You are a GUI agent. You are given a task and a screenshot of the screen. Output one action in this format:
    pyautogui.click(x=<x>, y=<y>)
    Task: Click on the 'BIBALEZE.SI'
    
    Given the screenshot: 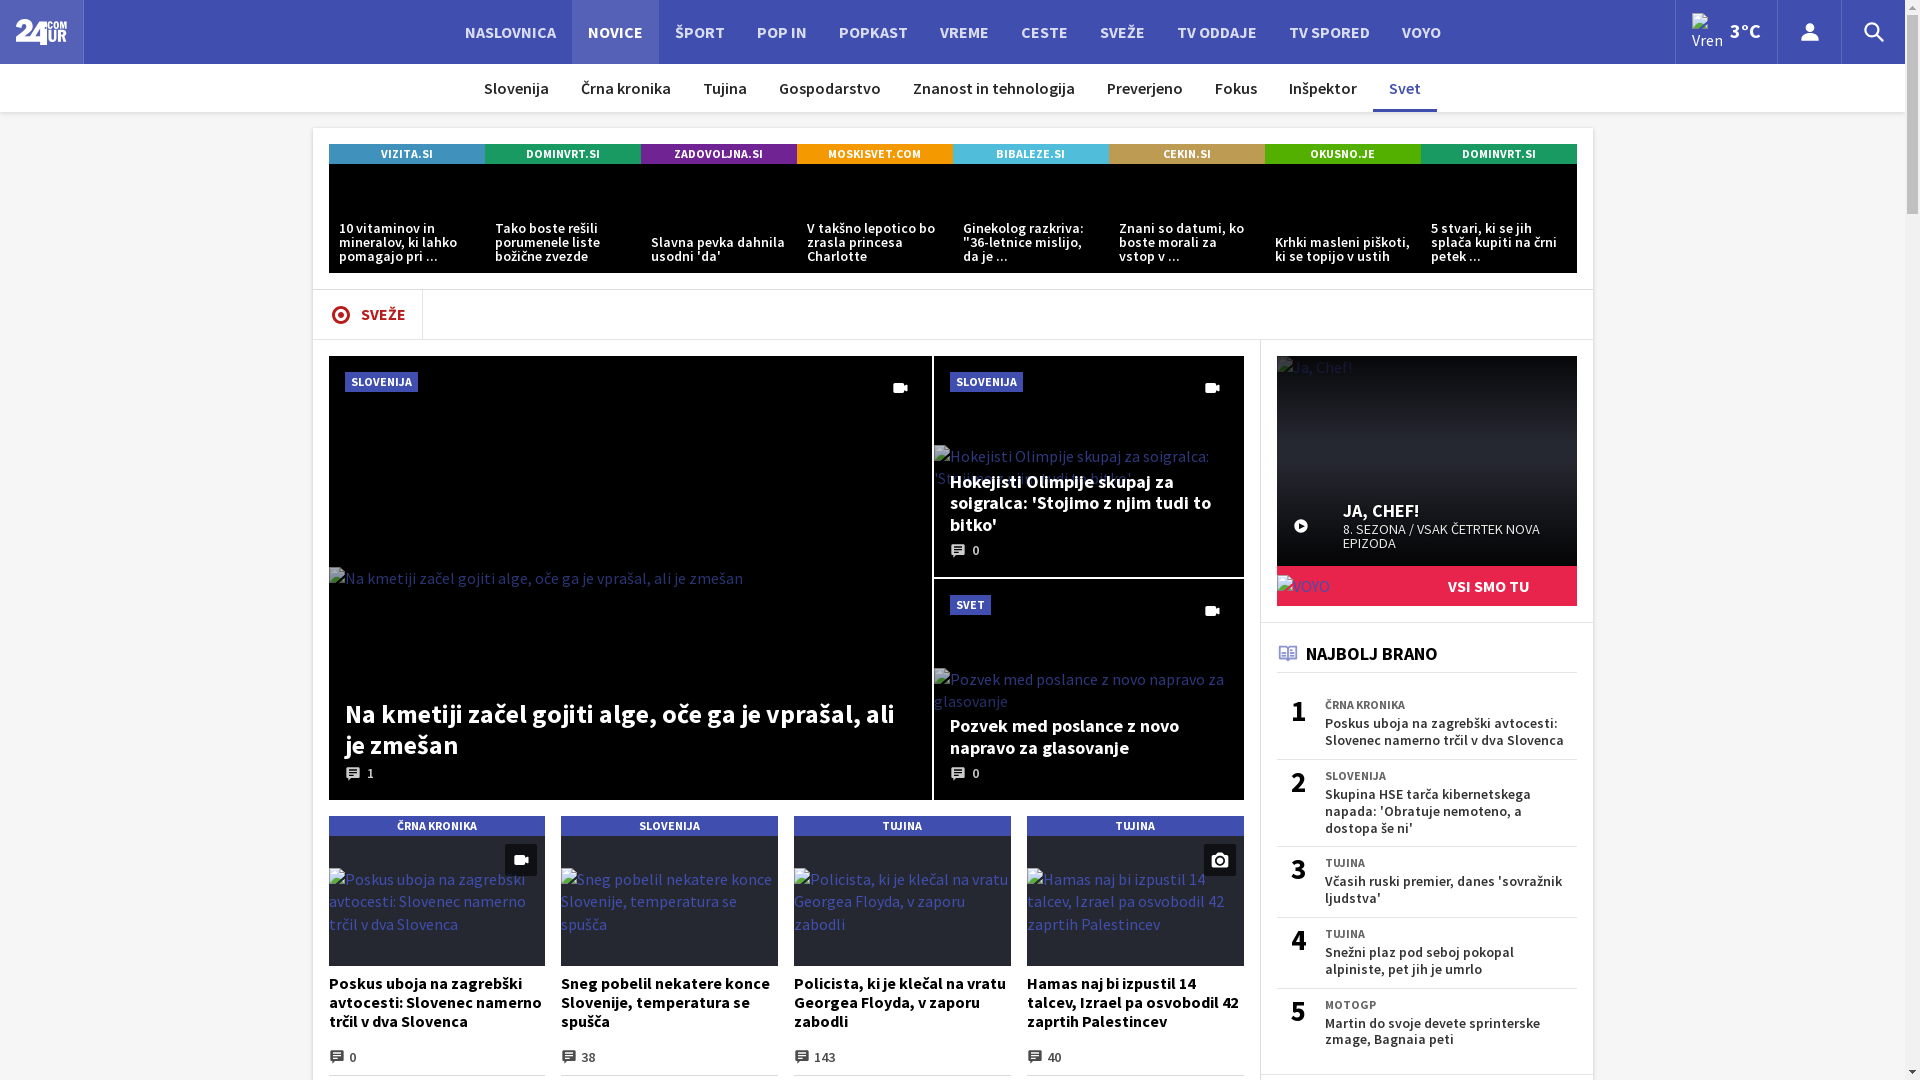 What is the action you would take?
    pyautogui.click(x=1030, y=153)
    